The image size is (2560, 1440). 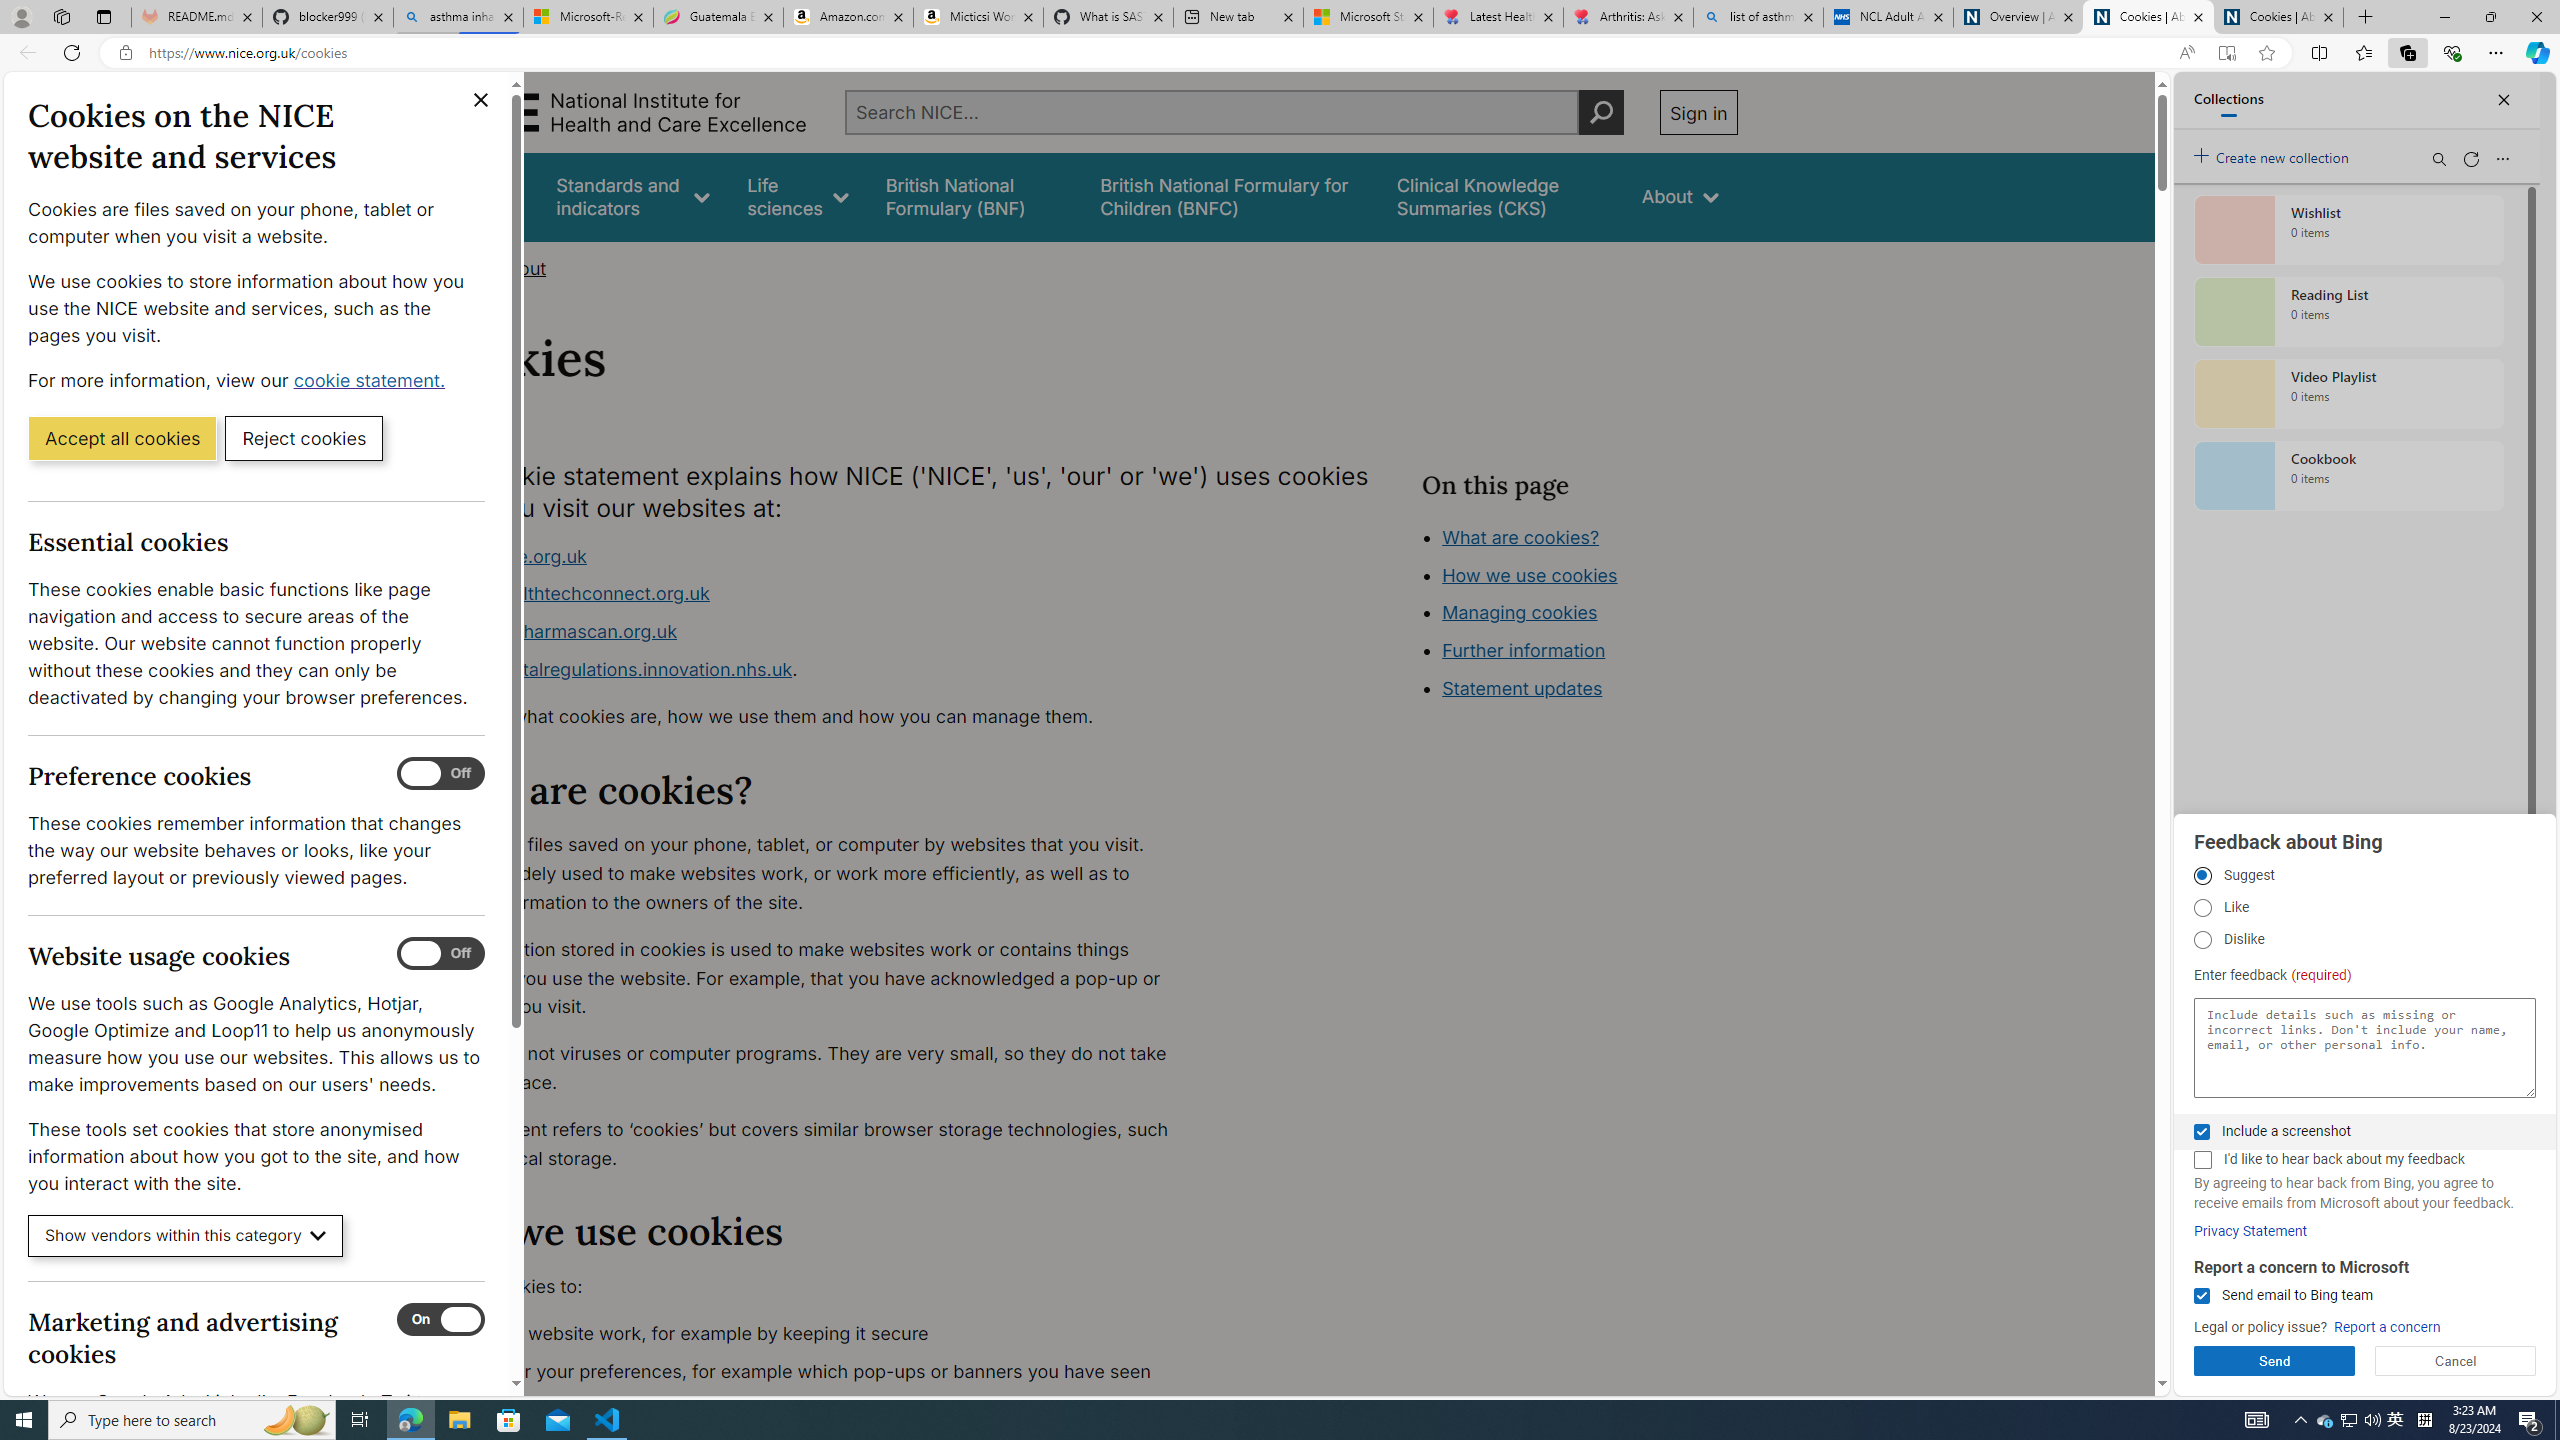 I want to click on 'cookie statement. (Opens in a new window)', so click(x=371, y=379).